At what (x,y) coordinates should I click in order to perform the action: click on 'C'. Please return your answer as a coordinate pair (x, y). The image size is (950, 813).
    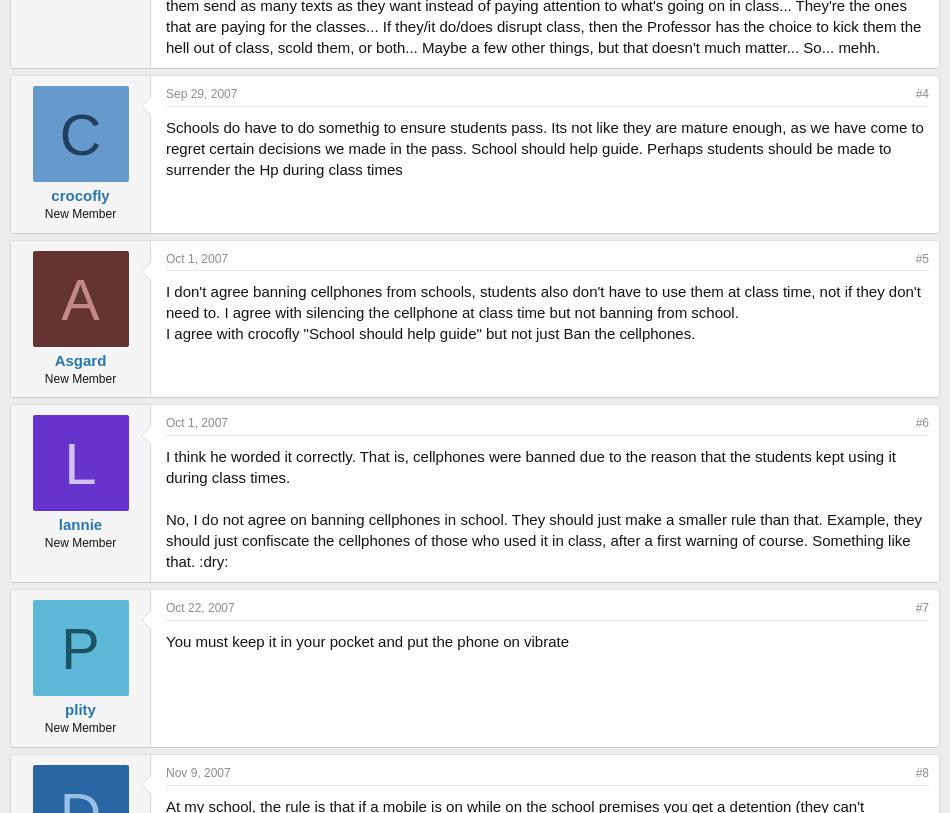
    Looking at the image, I should click on (79, 132).